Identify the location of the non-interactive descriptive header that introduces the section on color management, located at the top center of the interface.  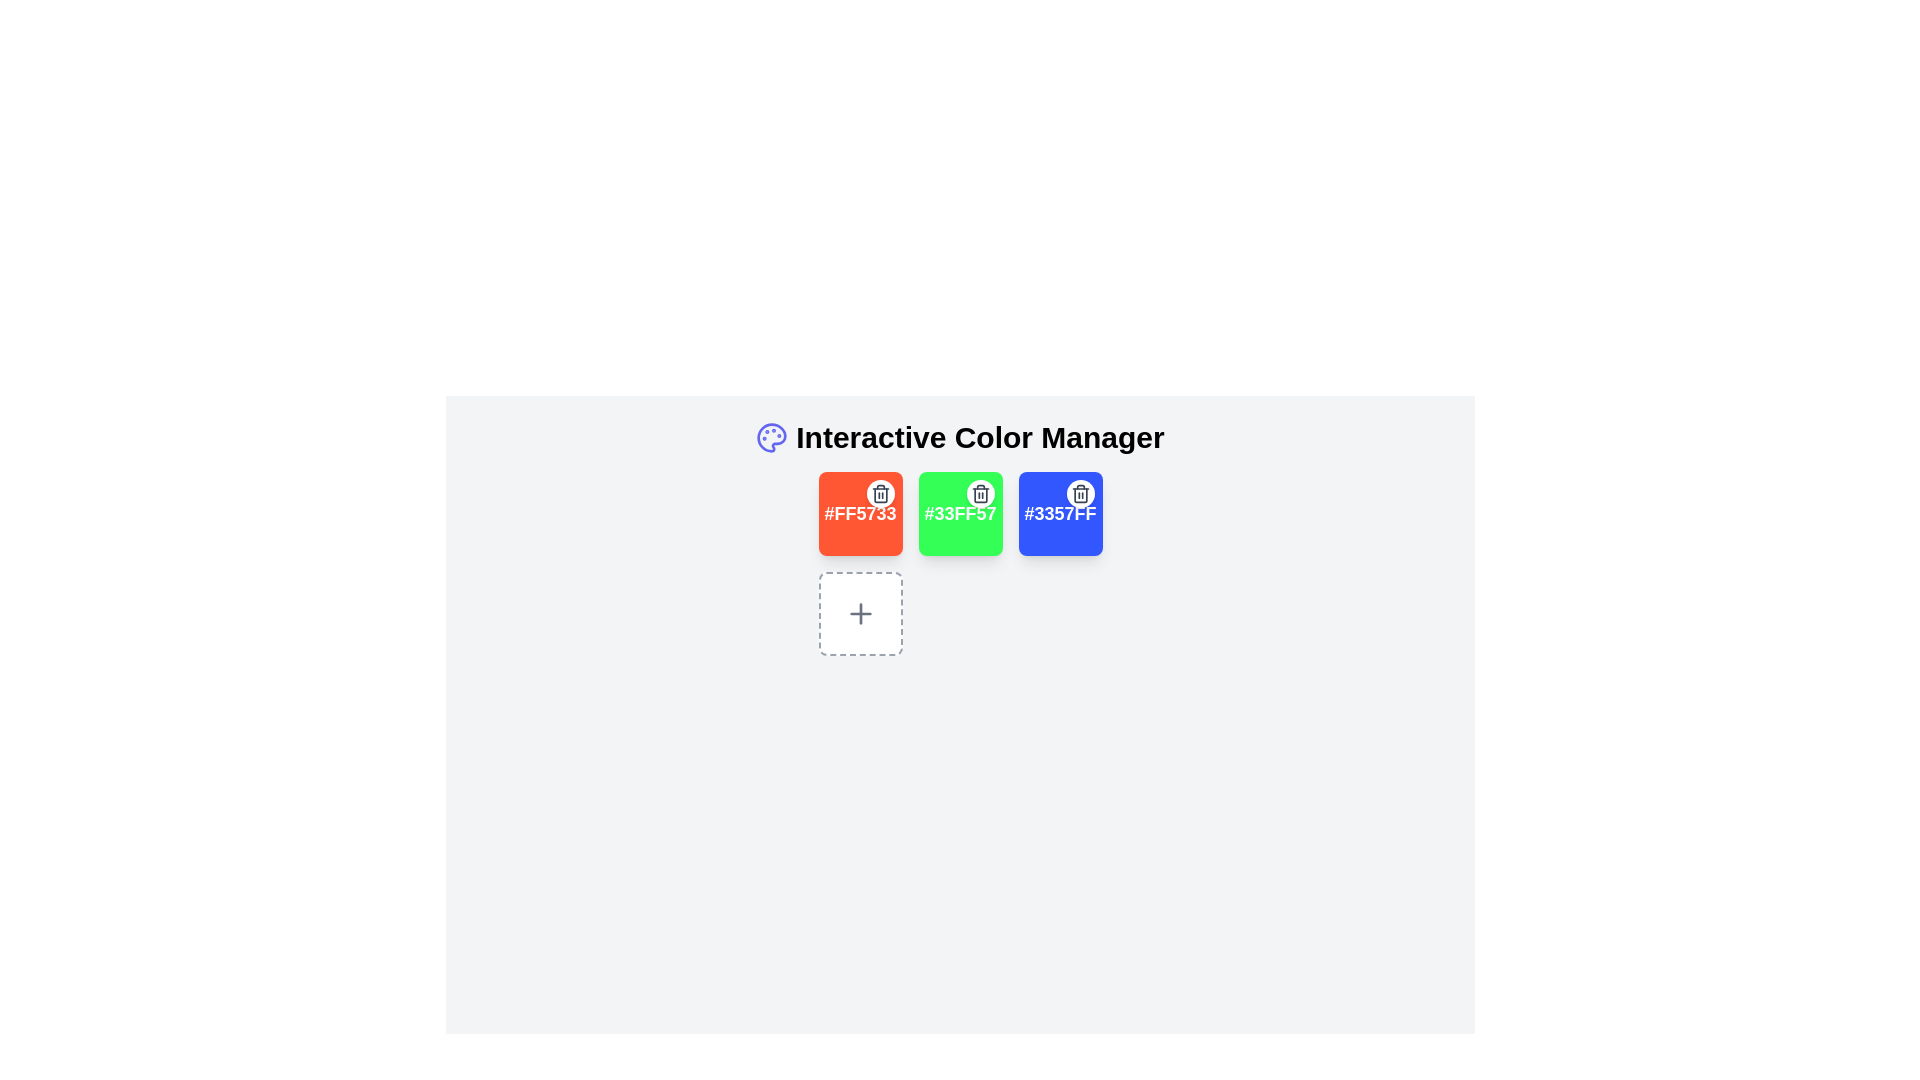
(960, 437).